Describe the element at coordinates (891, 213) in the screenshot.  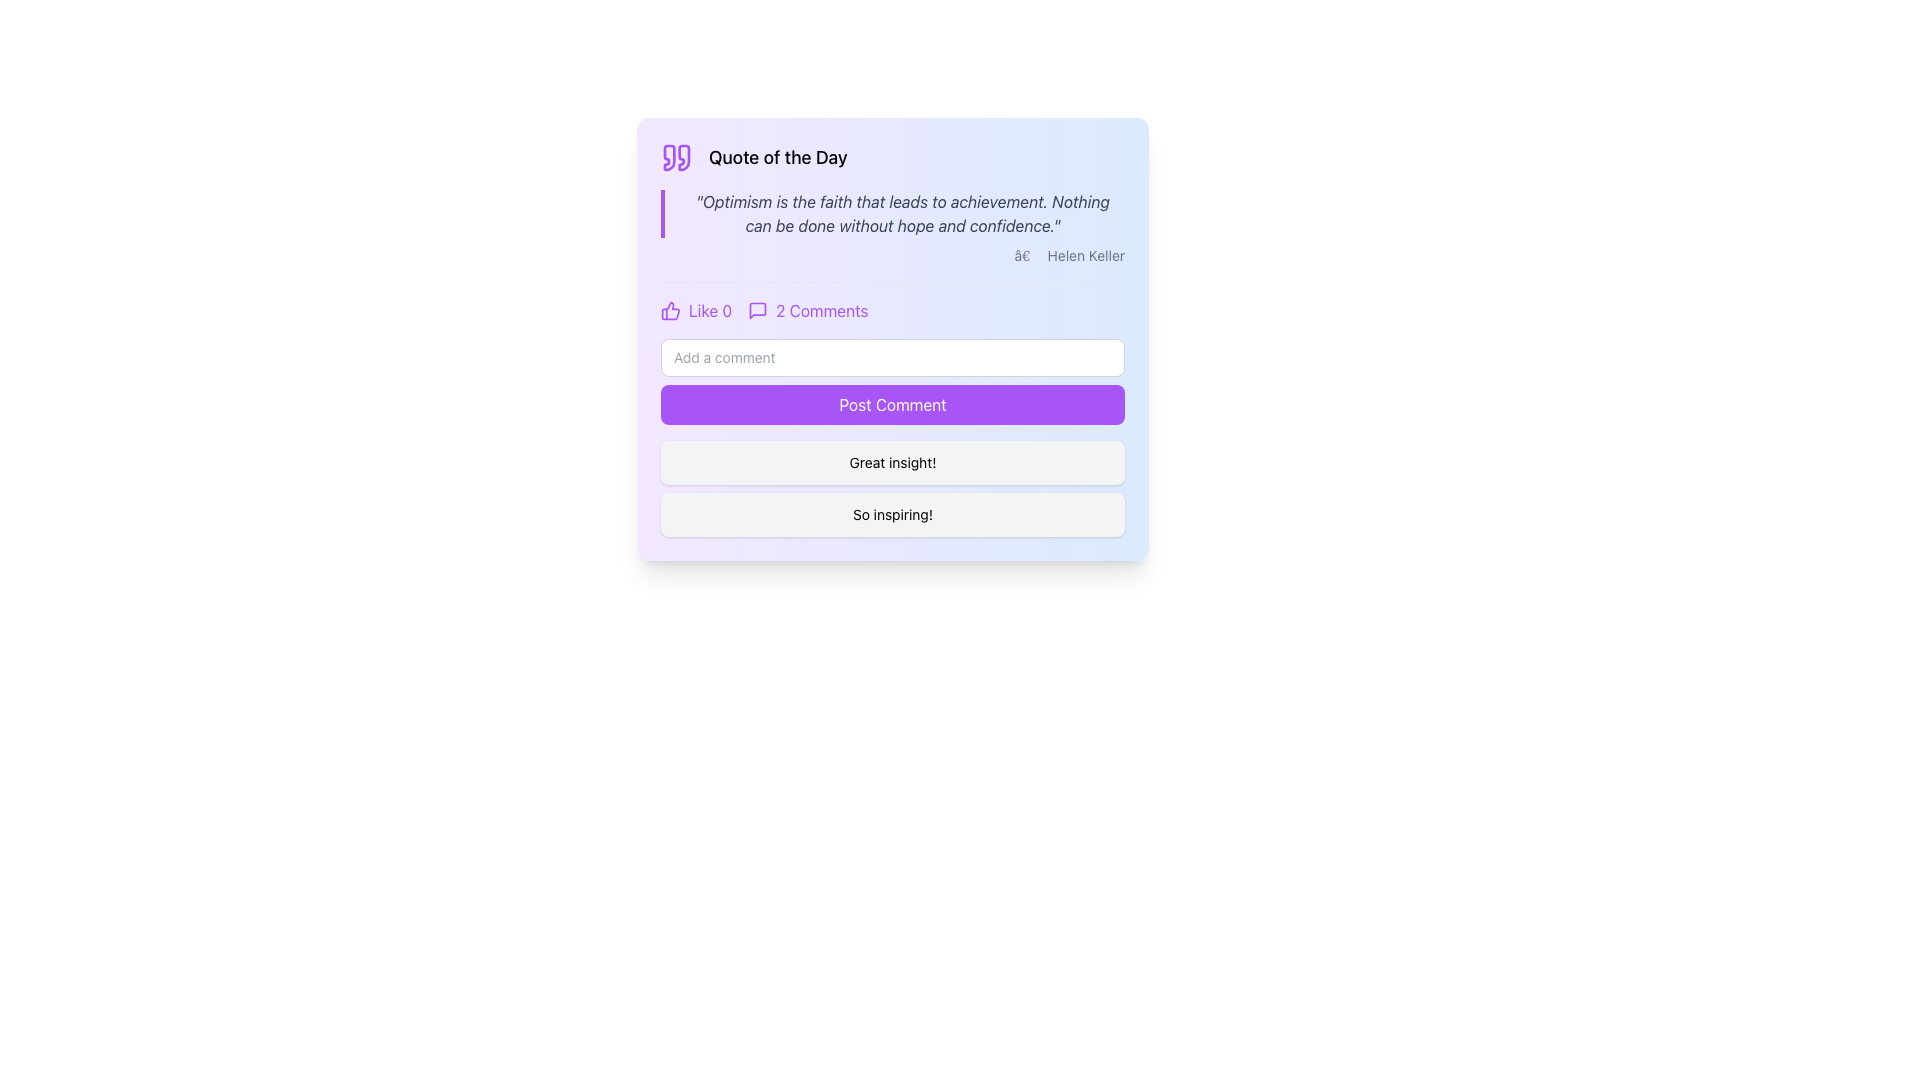
I see `the Static Text Block displaying the motivational quote, positioned below the title 'Quote of the Day' and above the author's attribution '- Helen Keller'` at that location.